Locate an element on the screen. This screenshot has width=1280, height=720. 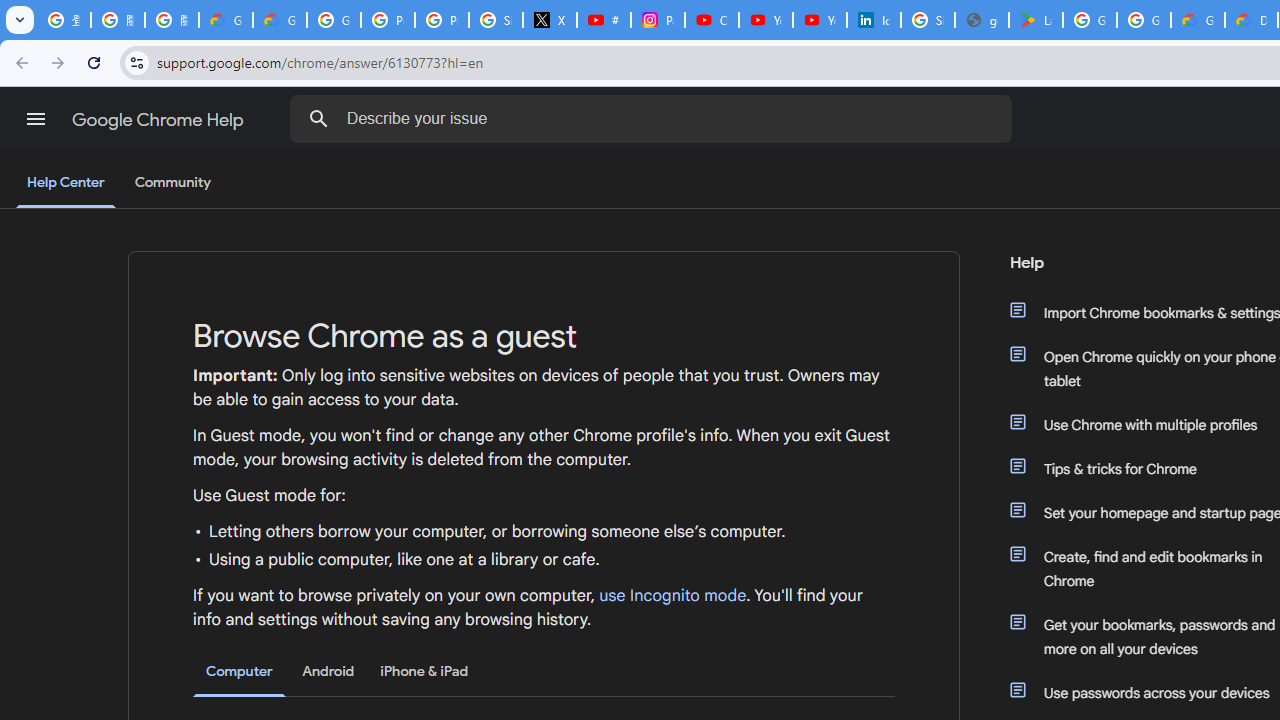
'Privacy Help Center - Policies Help' is located at coordinates (387, 20).